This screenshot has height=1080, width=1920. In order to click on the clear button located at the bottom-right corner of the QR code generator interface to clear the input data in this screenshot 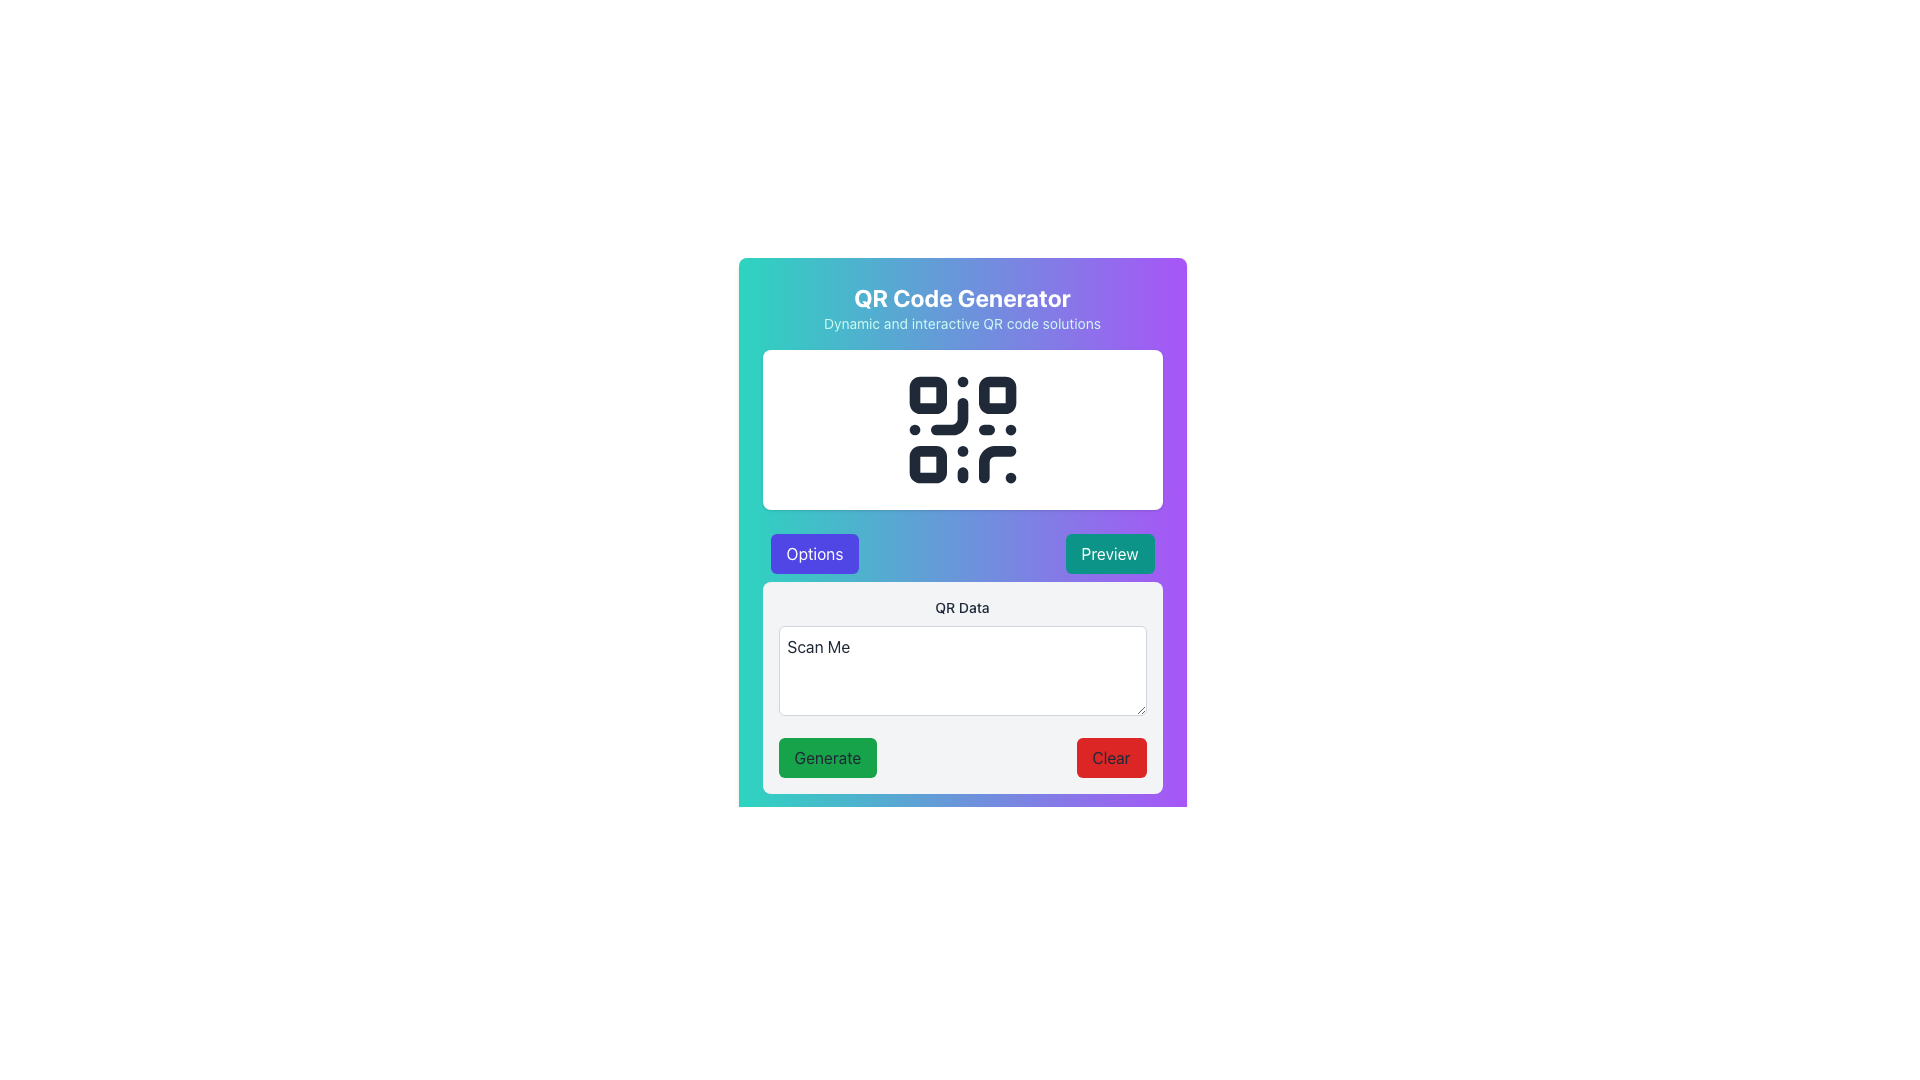, I will do `click(1110, 758)`.